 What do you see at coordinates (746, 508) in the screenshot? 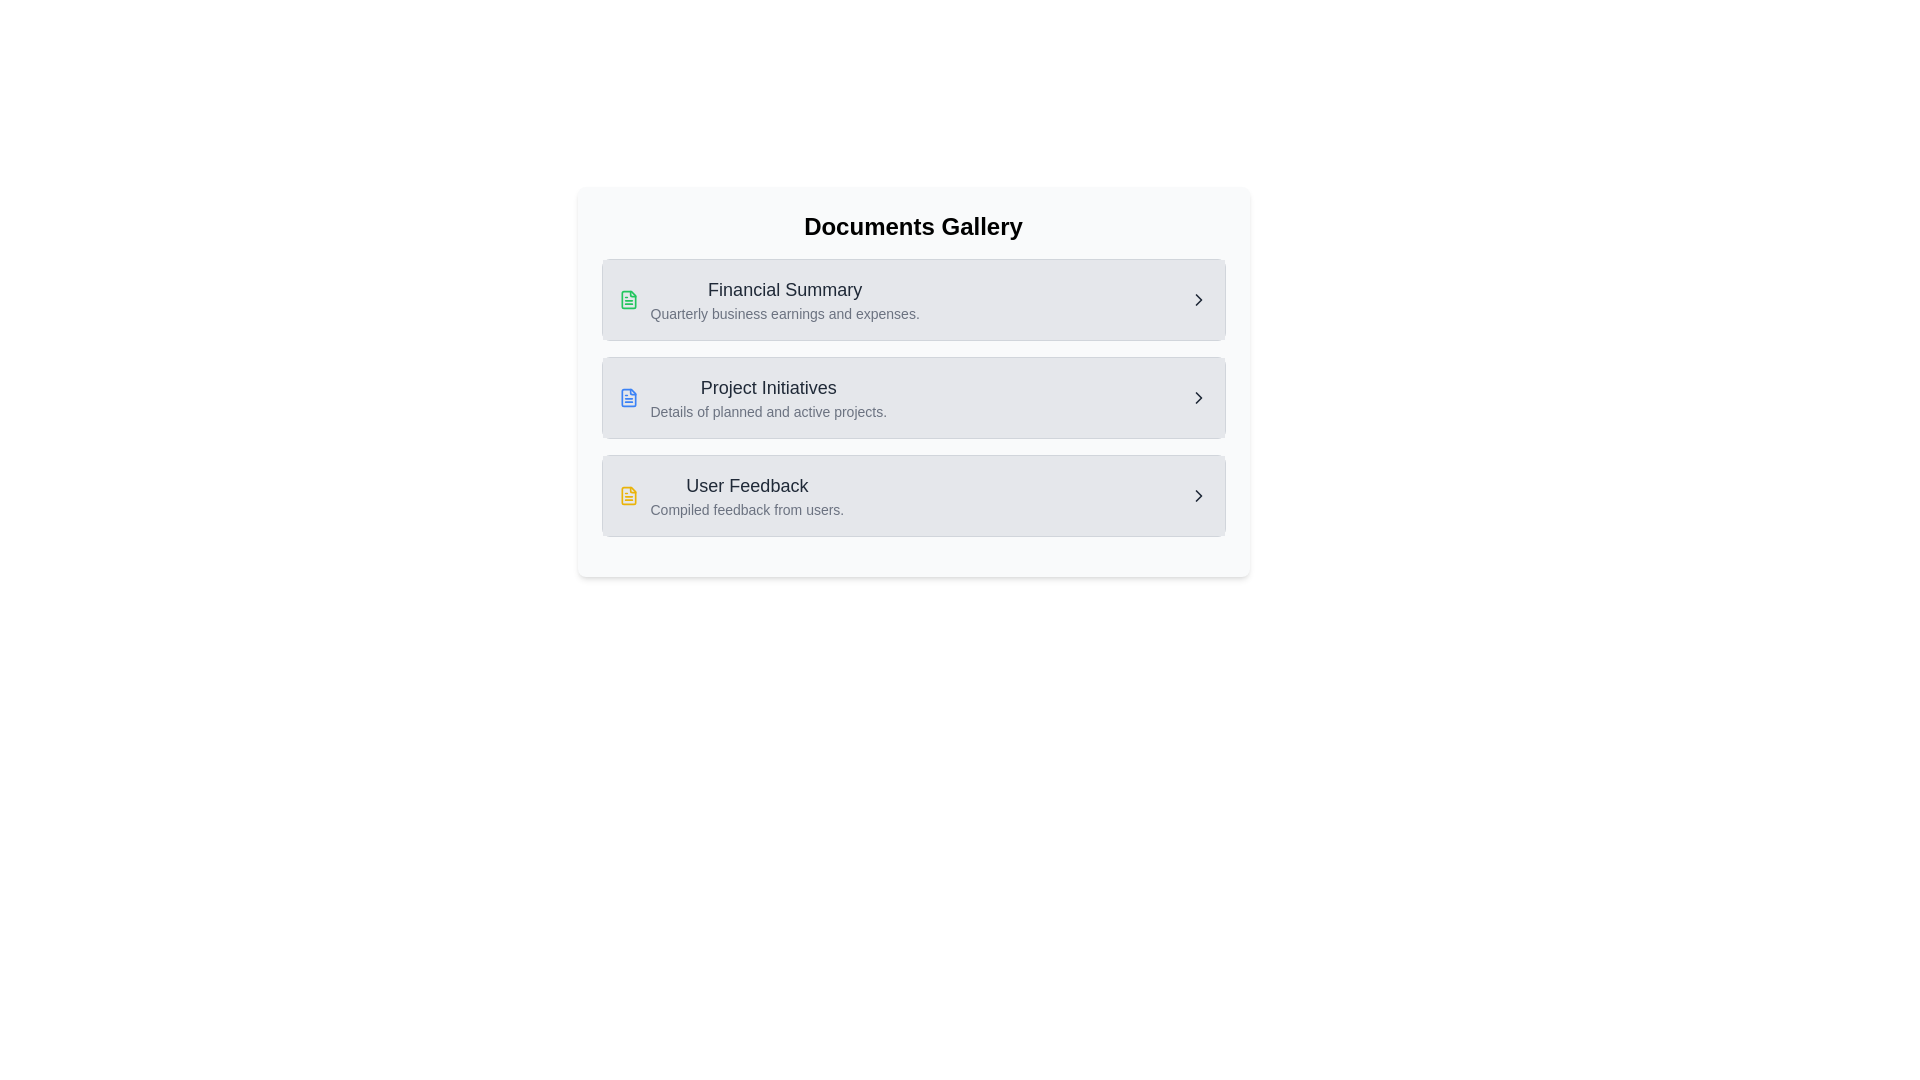
I see `text from the Text Label located beneath the 'User Feedback' title, which is in the third row of the list within the card layout` at bounding box center [746, 508].